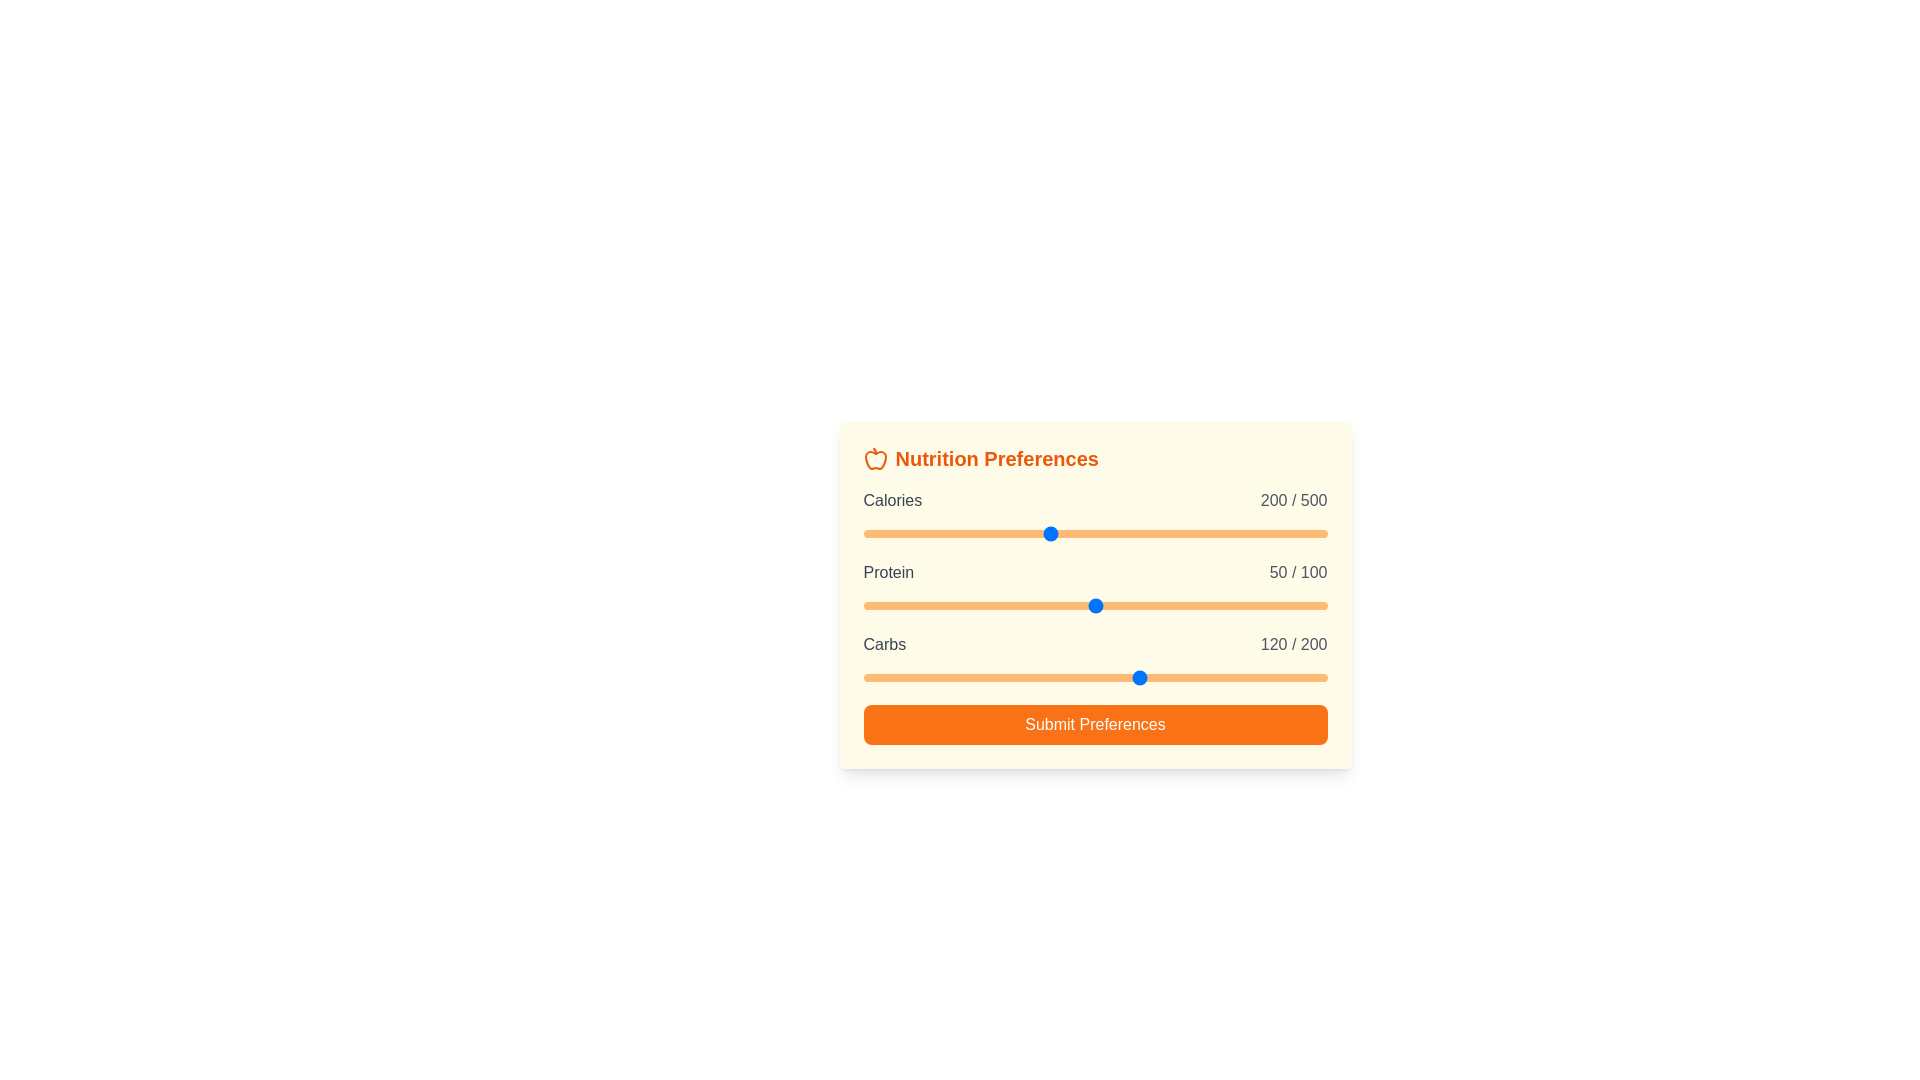 This screenshot has height=1080, width=1920. What do you see at coordinates (891, 500) in the screenshot?
I see `the static text label indicating 'Calories' in the 'Nutrition Preferences' card layout, which is positioned above the numerical value '200 / 500'` at bounding box center [891, 500].